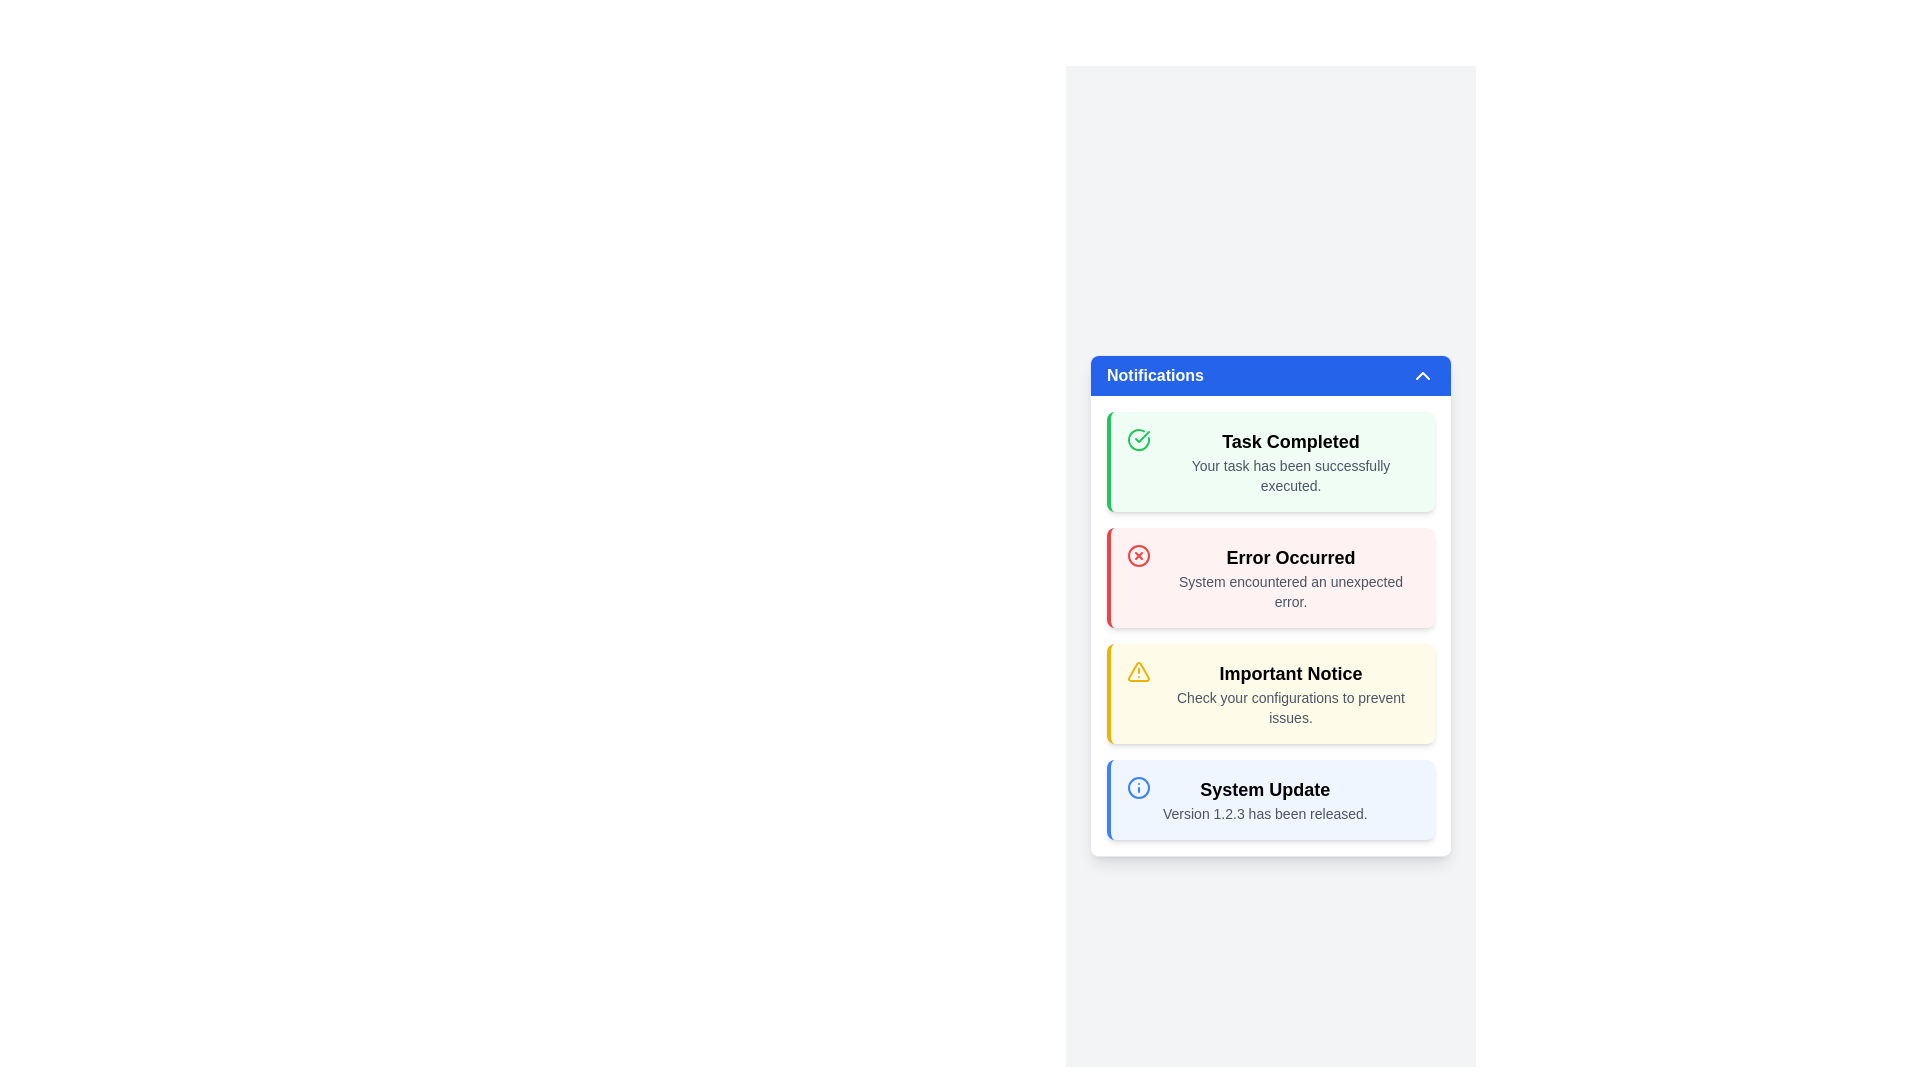 The image size is (1920, 1080). What do you see at coordinates (1138, 438) in the screenshot?
I see `the success confirmation icon representing the 'Task Completed' notification located at the top left corner of the card` at bounding box center [1138, 438].